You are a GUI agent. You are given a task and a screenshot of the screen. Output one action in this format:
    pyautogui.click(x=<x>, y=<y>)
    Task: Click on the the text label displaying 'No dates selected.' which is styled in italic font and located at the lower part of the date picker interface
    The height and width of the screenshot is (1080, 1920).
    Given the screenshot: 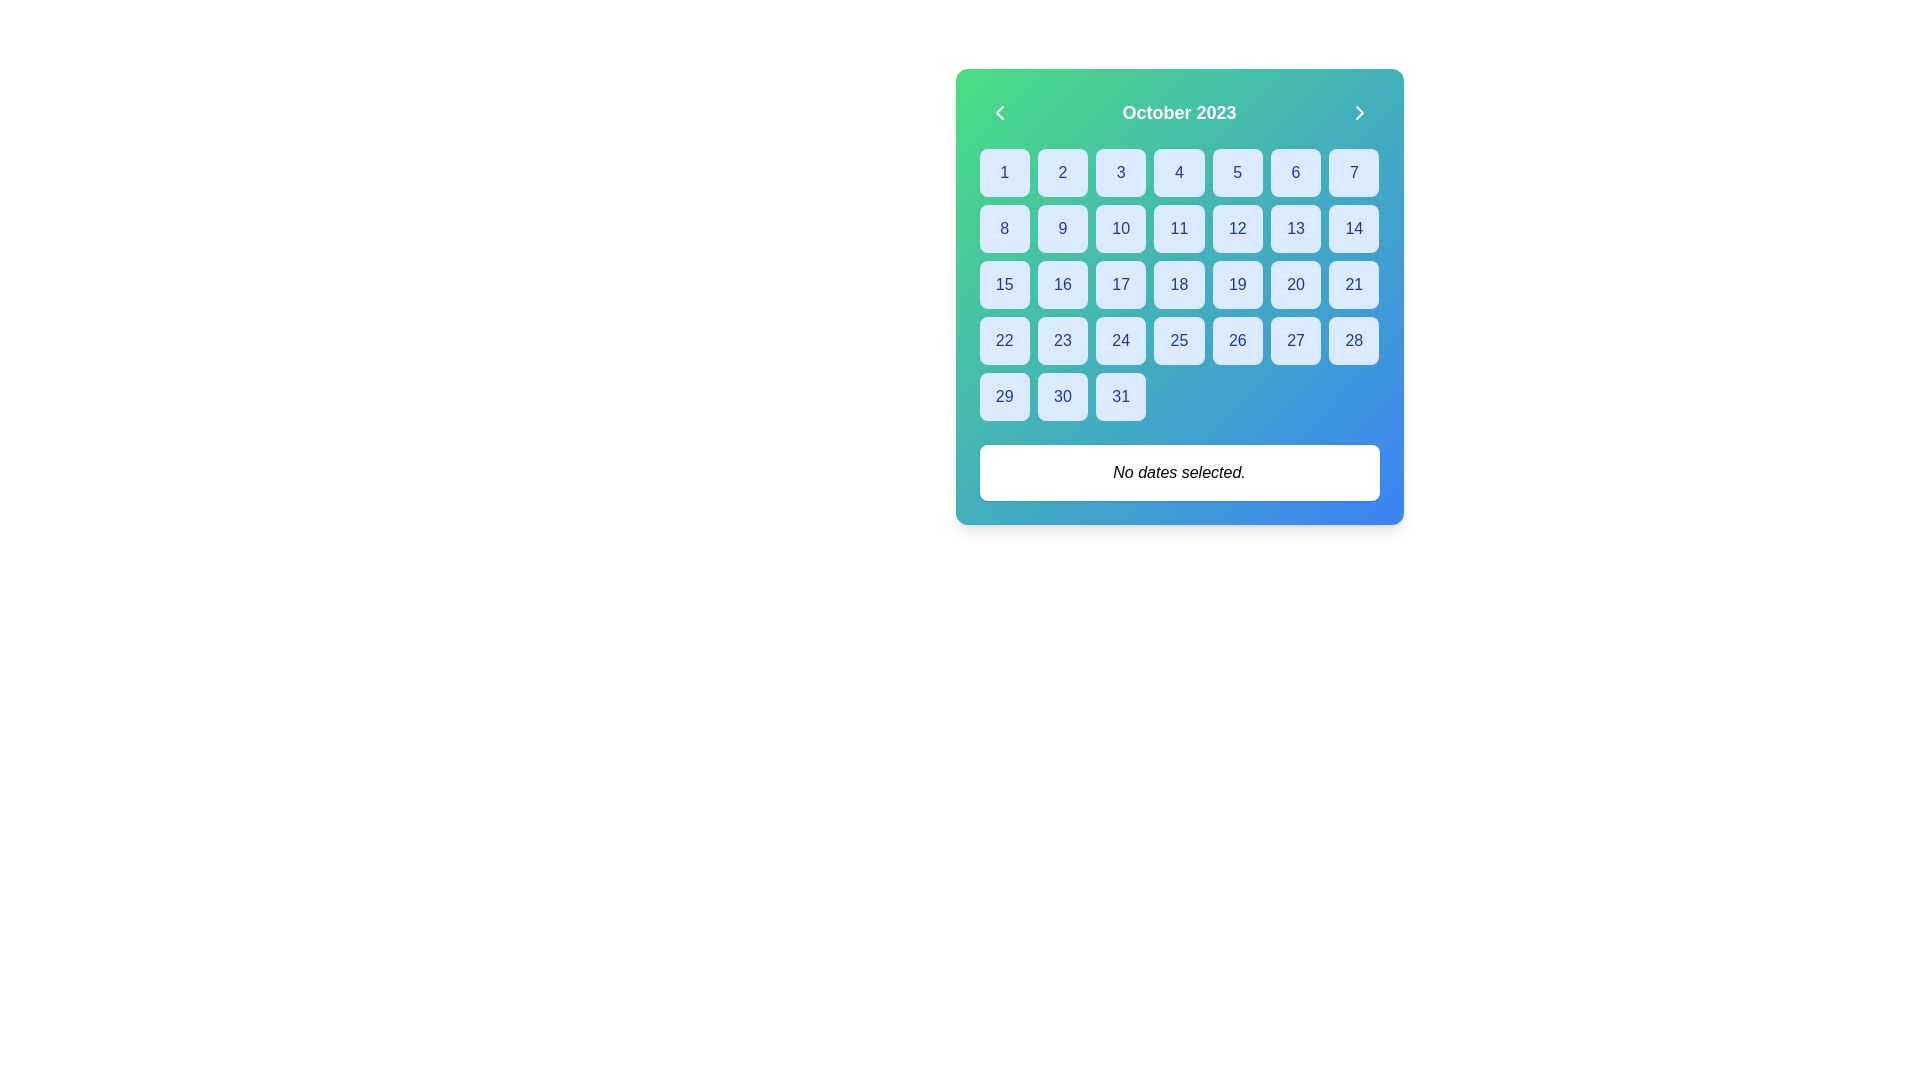 What is the action you would take?
    pyautogui.click(x=1179, y=472)
    